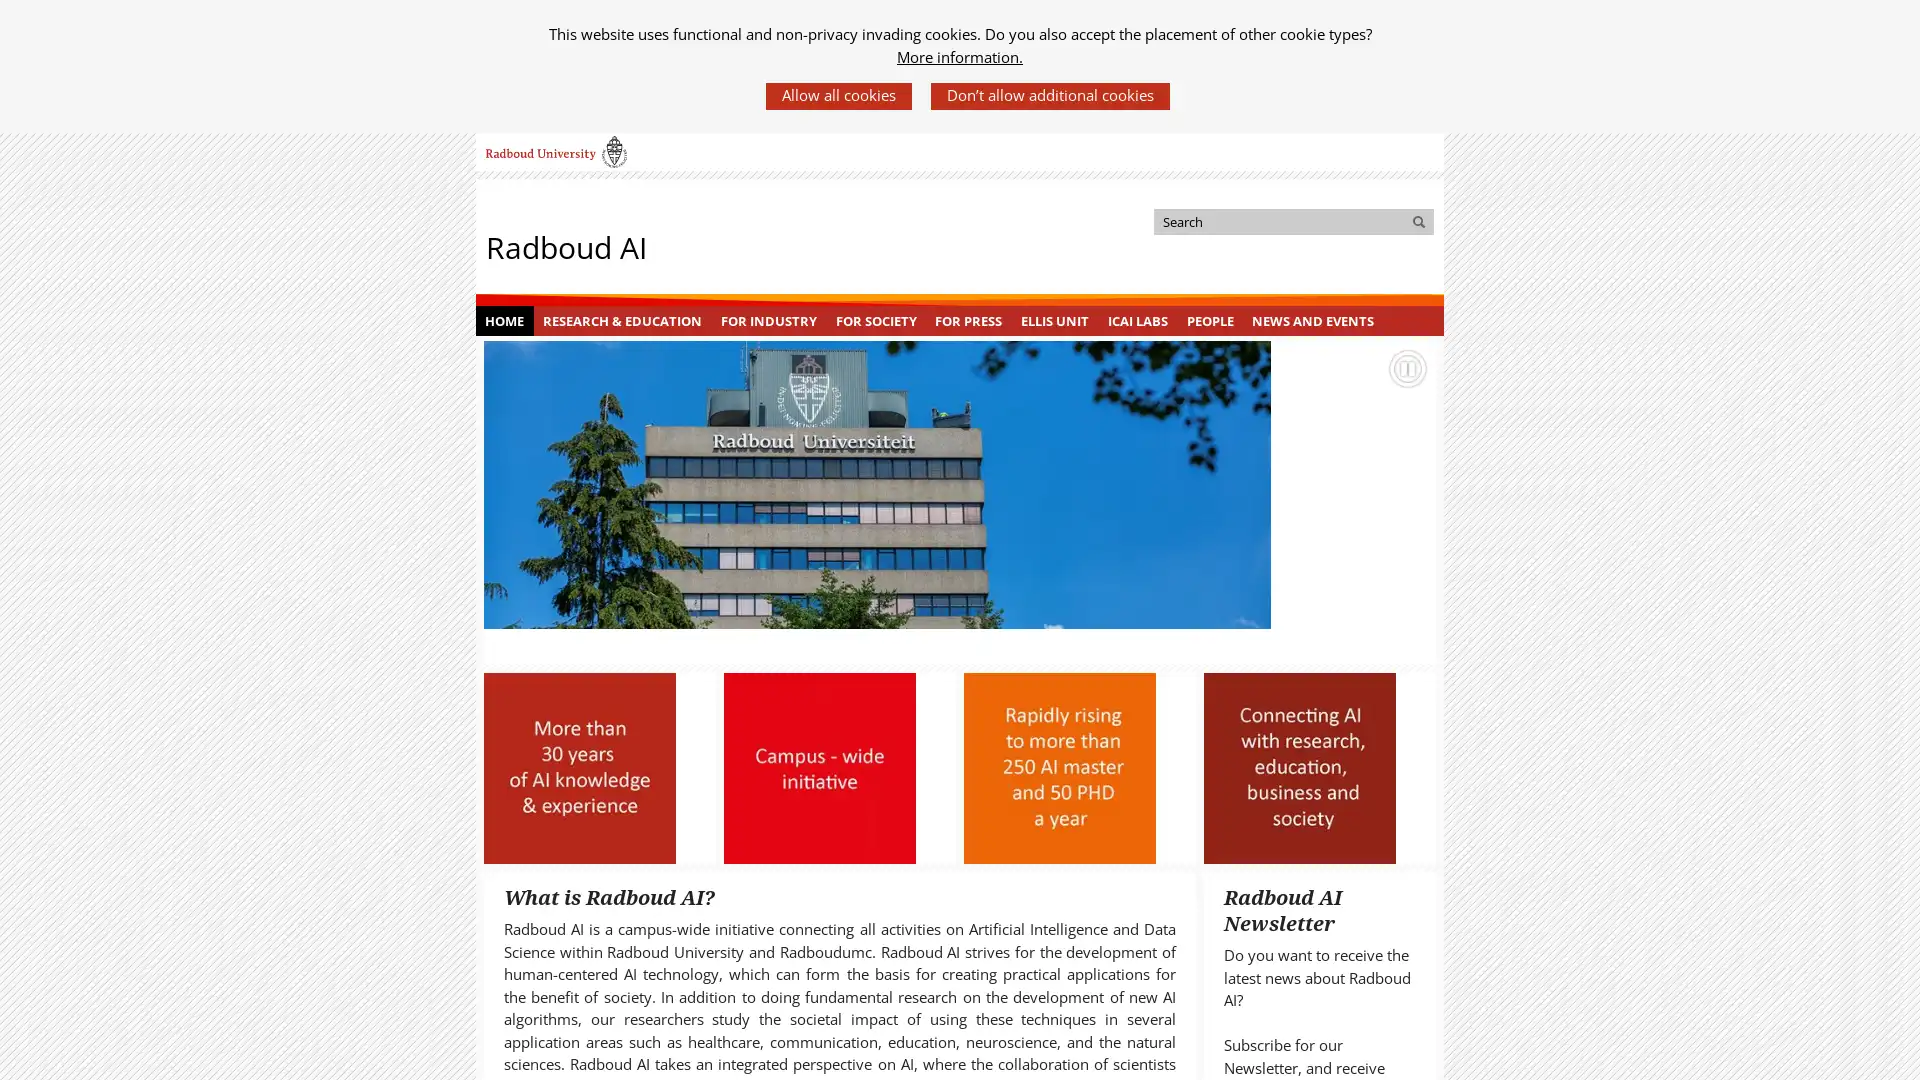  Describe the element at coordinates (1419, 222) in the screenshot. I see `Search` at that location.